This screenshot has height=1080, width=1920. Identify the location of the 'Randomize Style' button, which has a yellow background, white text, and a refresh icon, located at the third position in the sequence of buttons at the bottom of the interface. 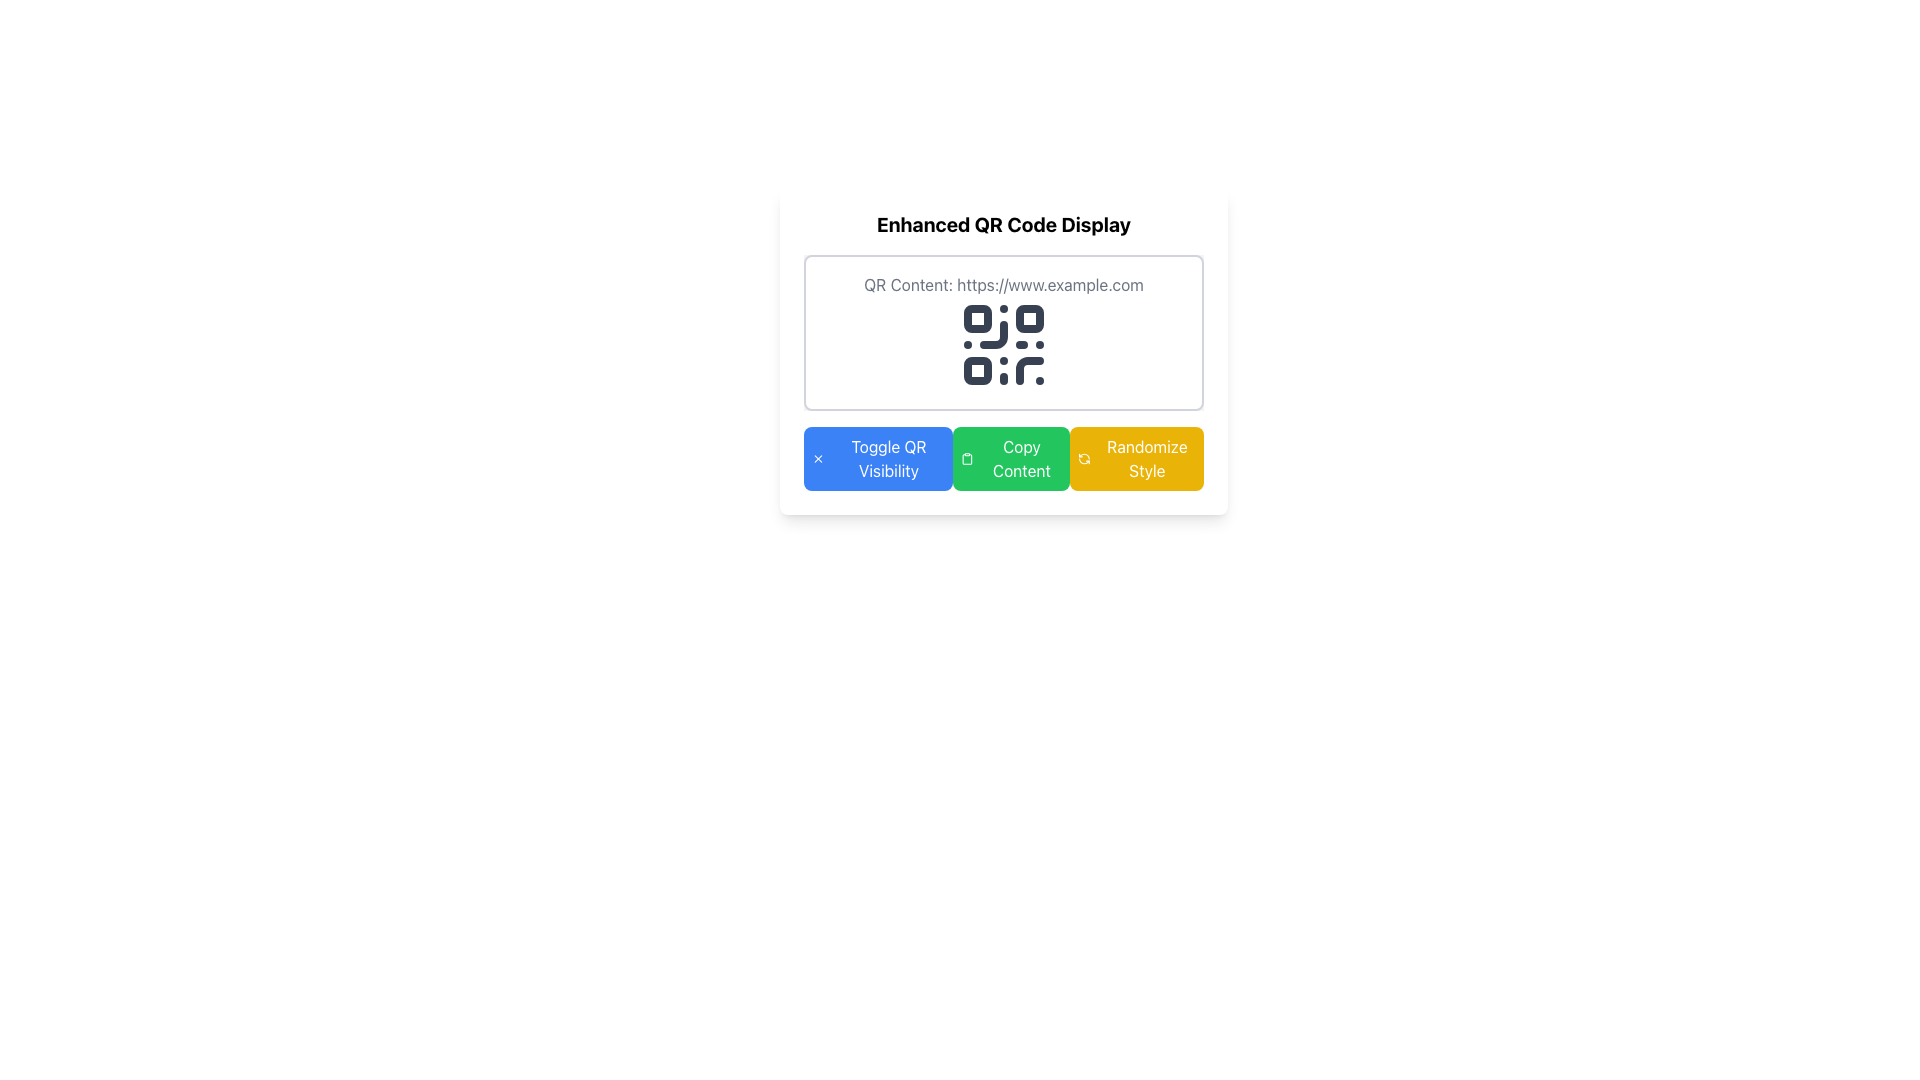
(1137, 459).